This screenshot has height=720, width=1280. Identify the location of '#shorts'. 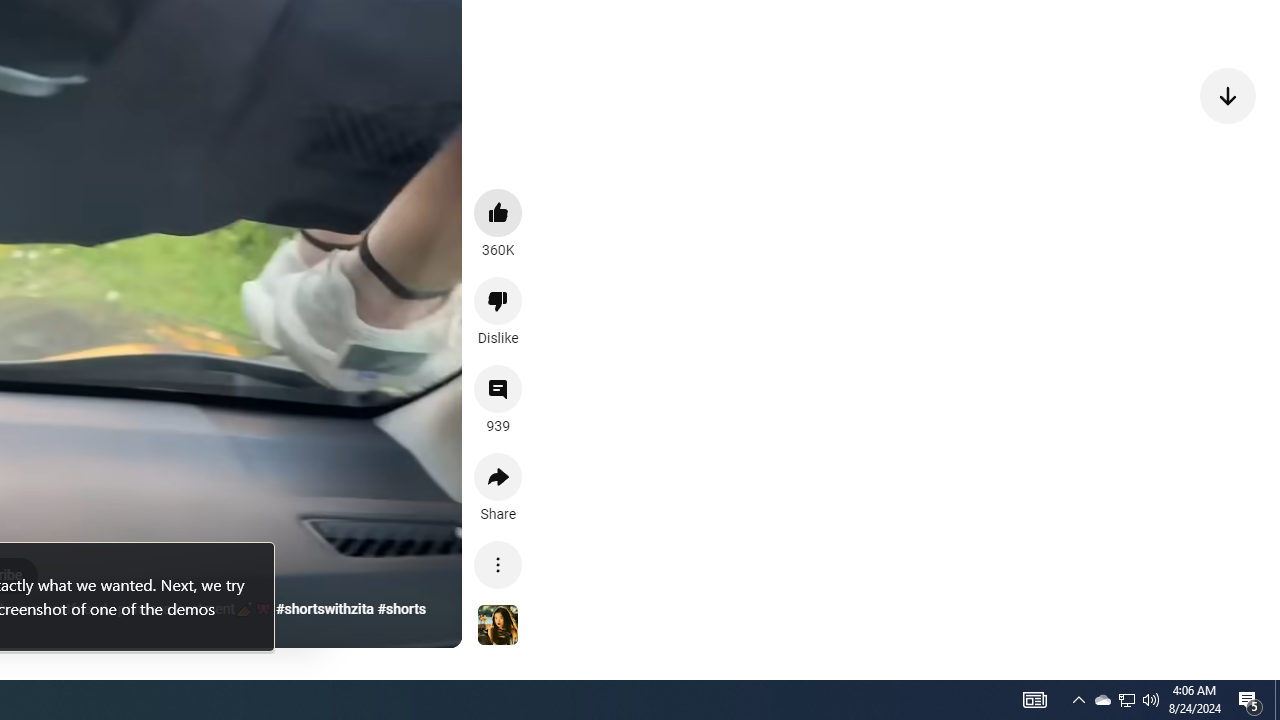
(401, 608).